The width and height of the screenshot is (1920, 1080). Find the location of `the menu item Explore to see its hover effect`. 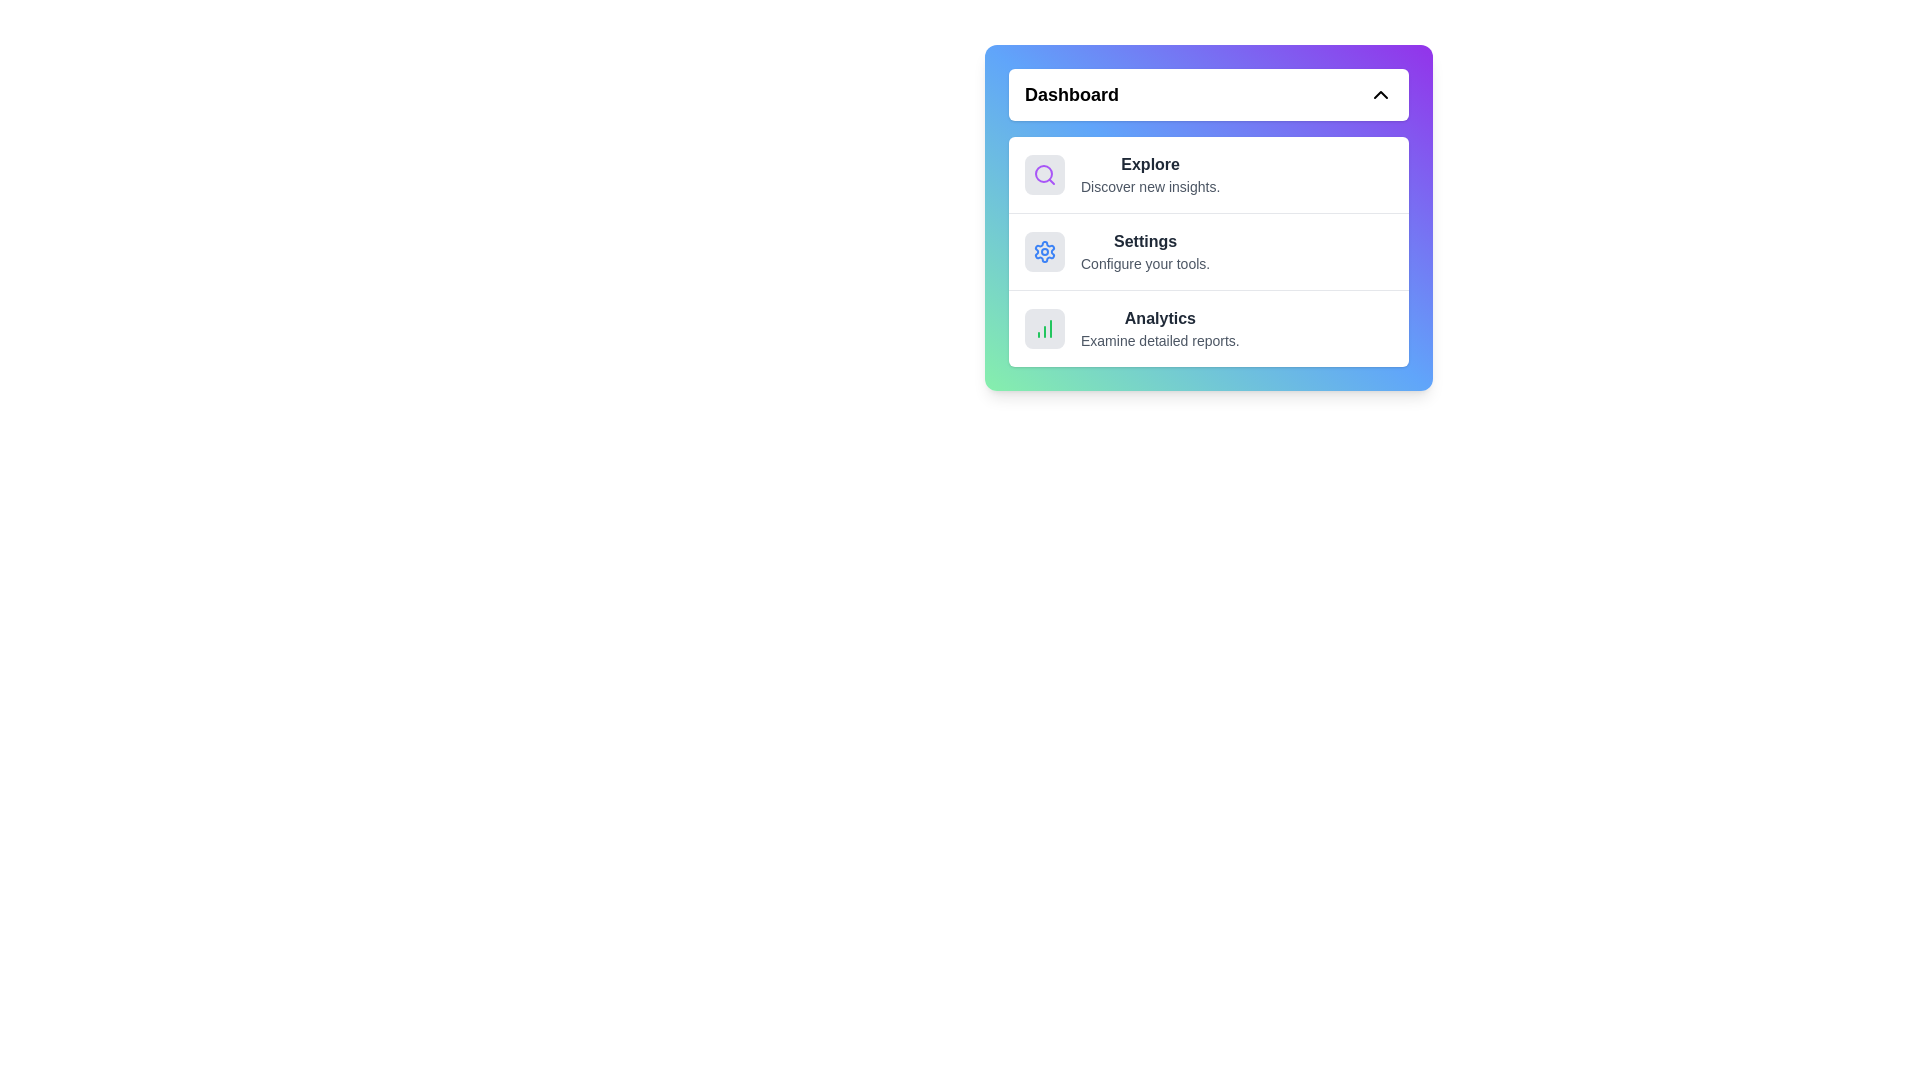

the menu item Explore to see its hover effect is located at coordinates (1208, 173).